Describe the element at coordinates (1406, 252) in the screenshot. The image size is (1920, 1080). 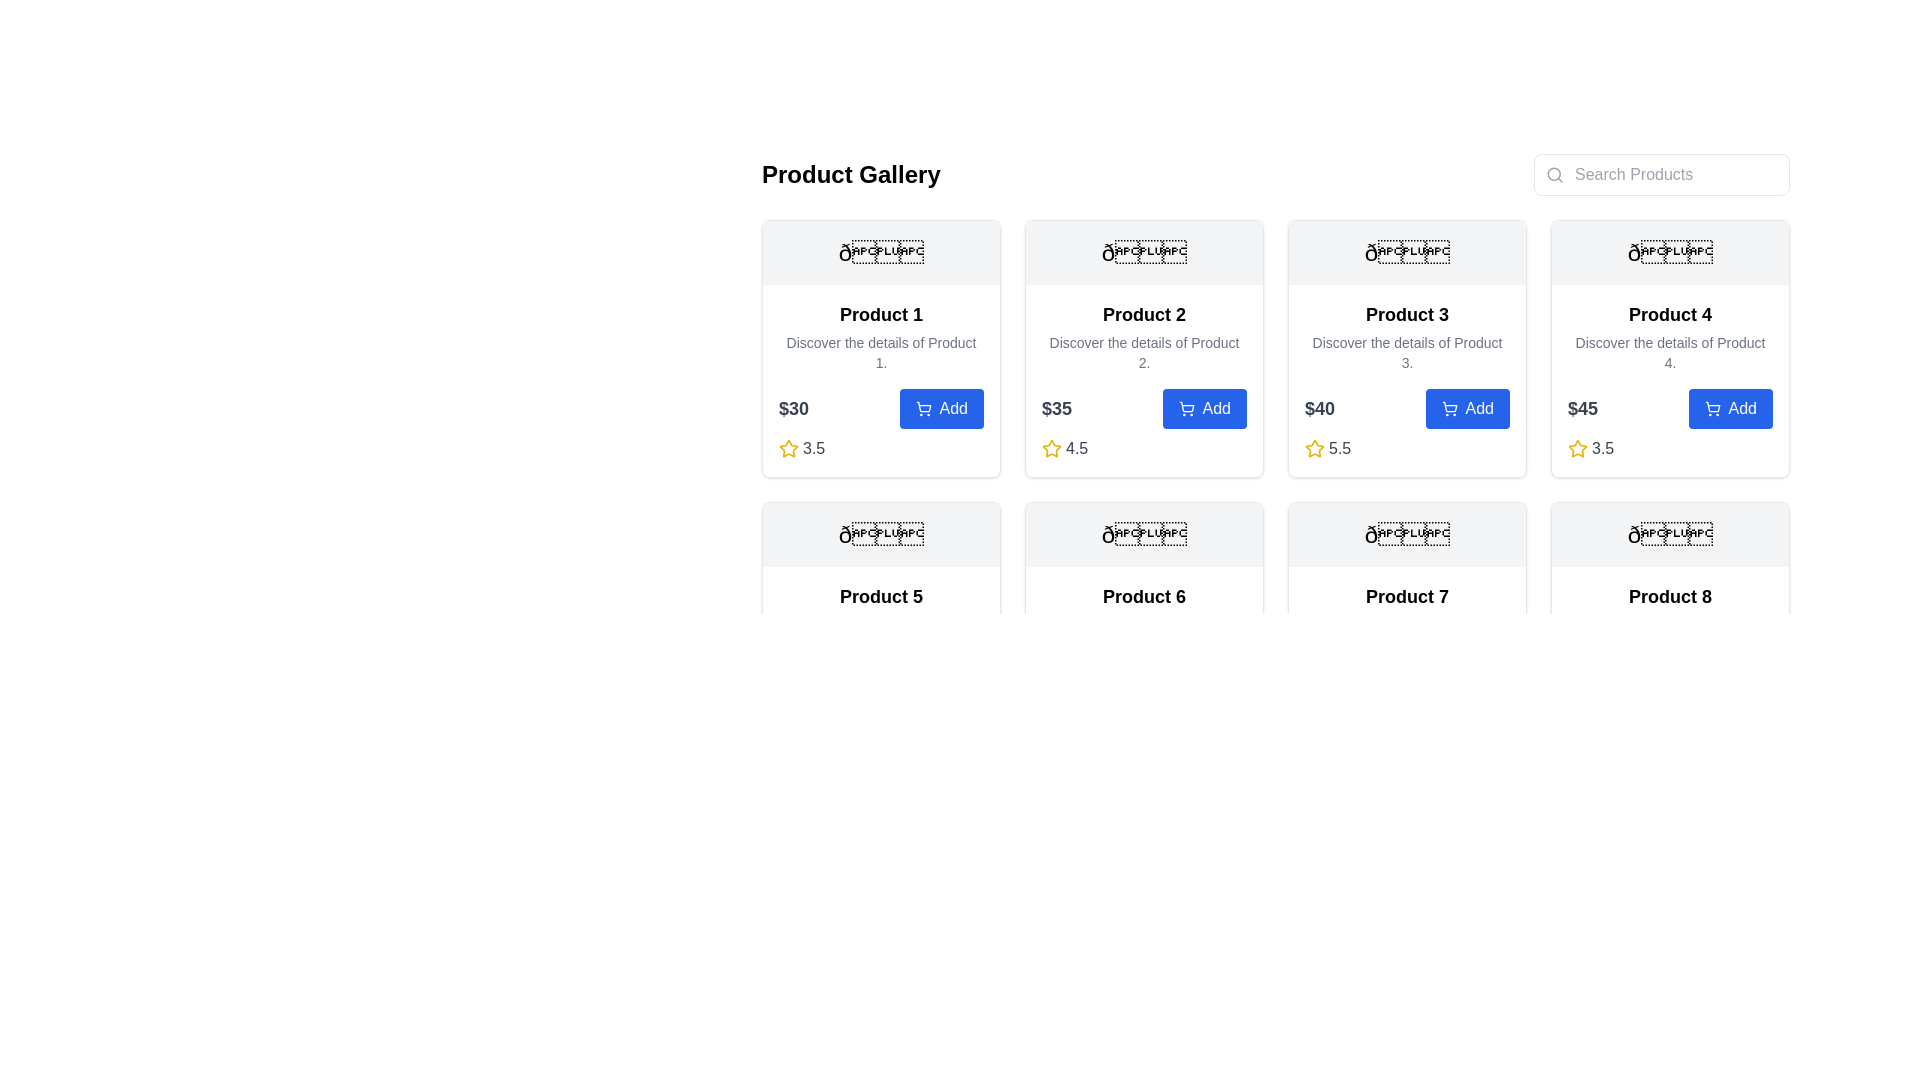
I see `the decorative icon or label for the 'Product 3' card, which serves as a visual identifier at the topmost region of the card's header section` at that location.